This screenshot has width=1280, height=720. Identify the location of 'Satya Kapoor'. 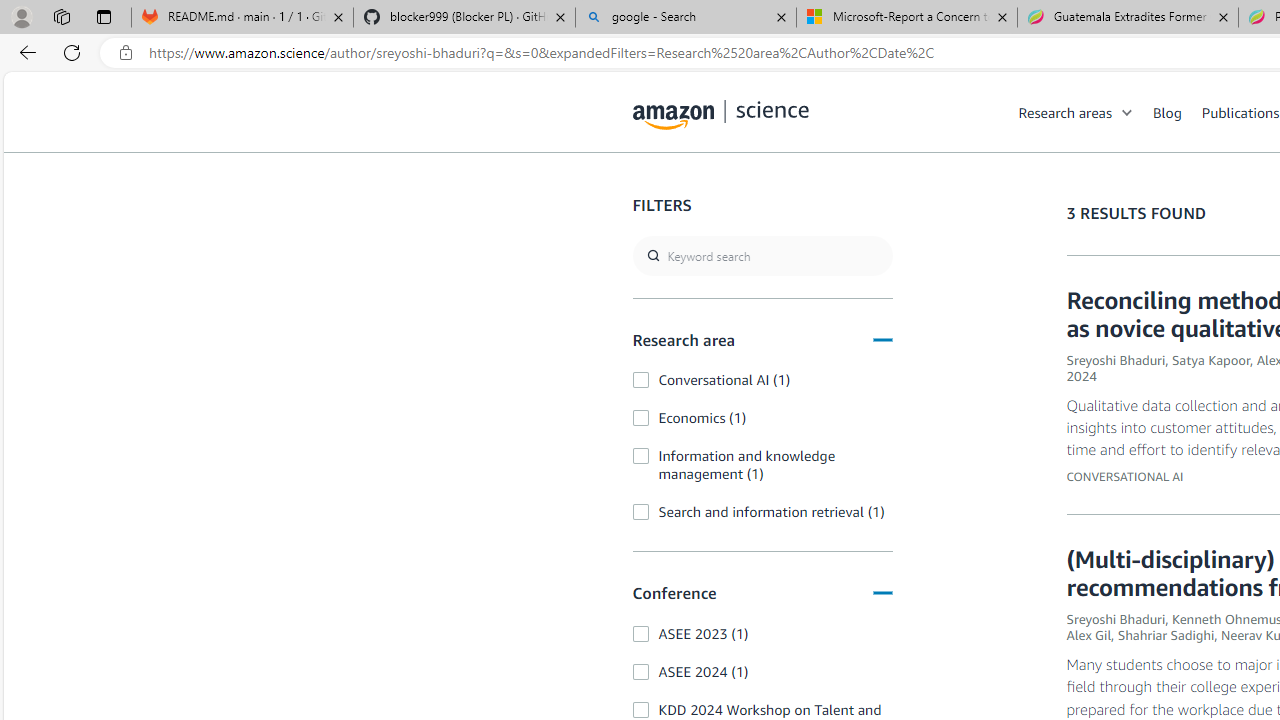
(1209, 360).